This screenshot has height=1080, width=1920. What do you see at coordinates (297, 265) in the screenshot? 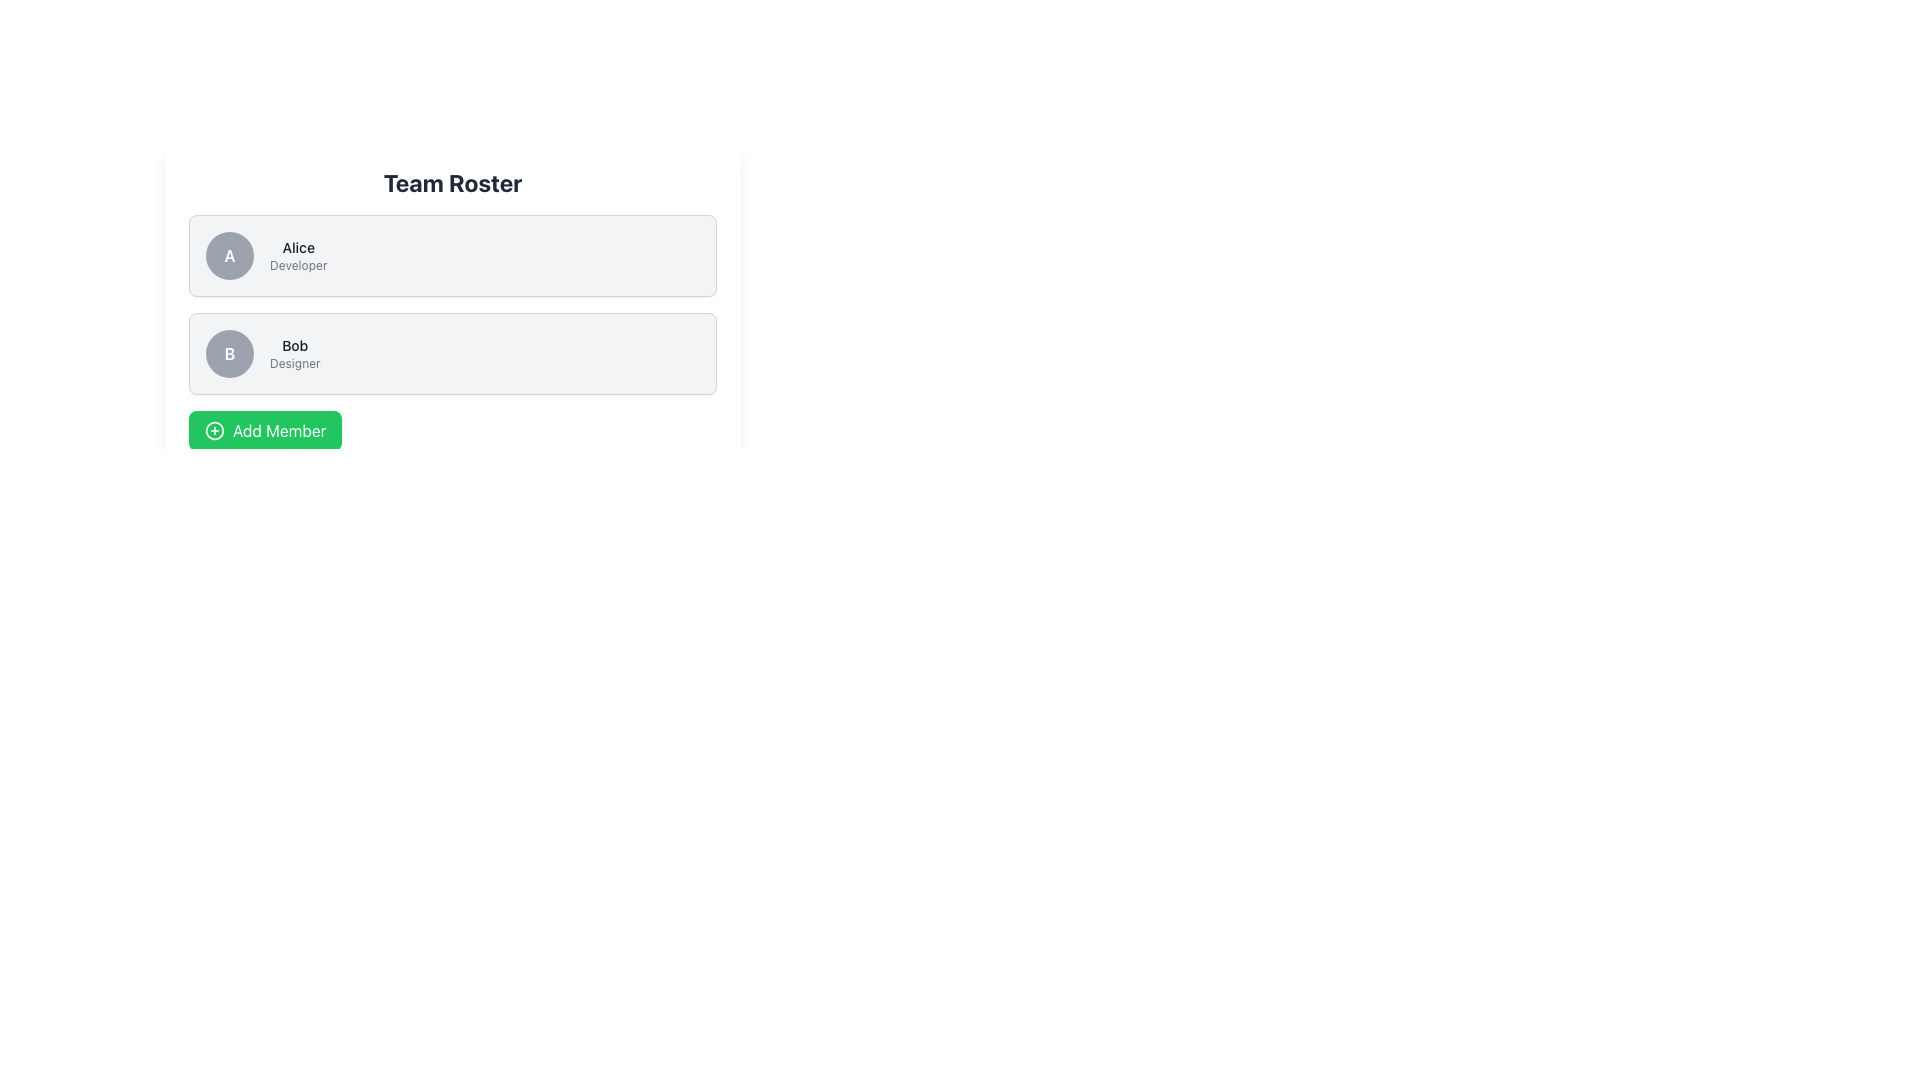
I see `the text label that displays 'Developer' beneath the name 'Alice' in a lighter gray font within her profile card` at bounding box center [297, 265].